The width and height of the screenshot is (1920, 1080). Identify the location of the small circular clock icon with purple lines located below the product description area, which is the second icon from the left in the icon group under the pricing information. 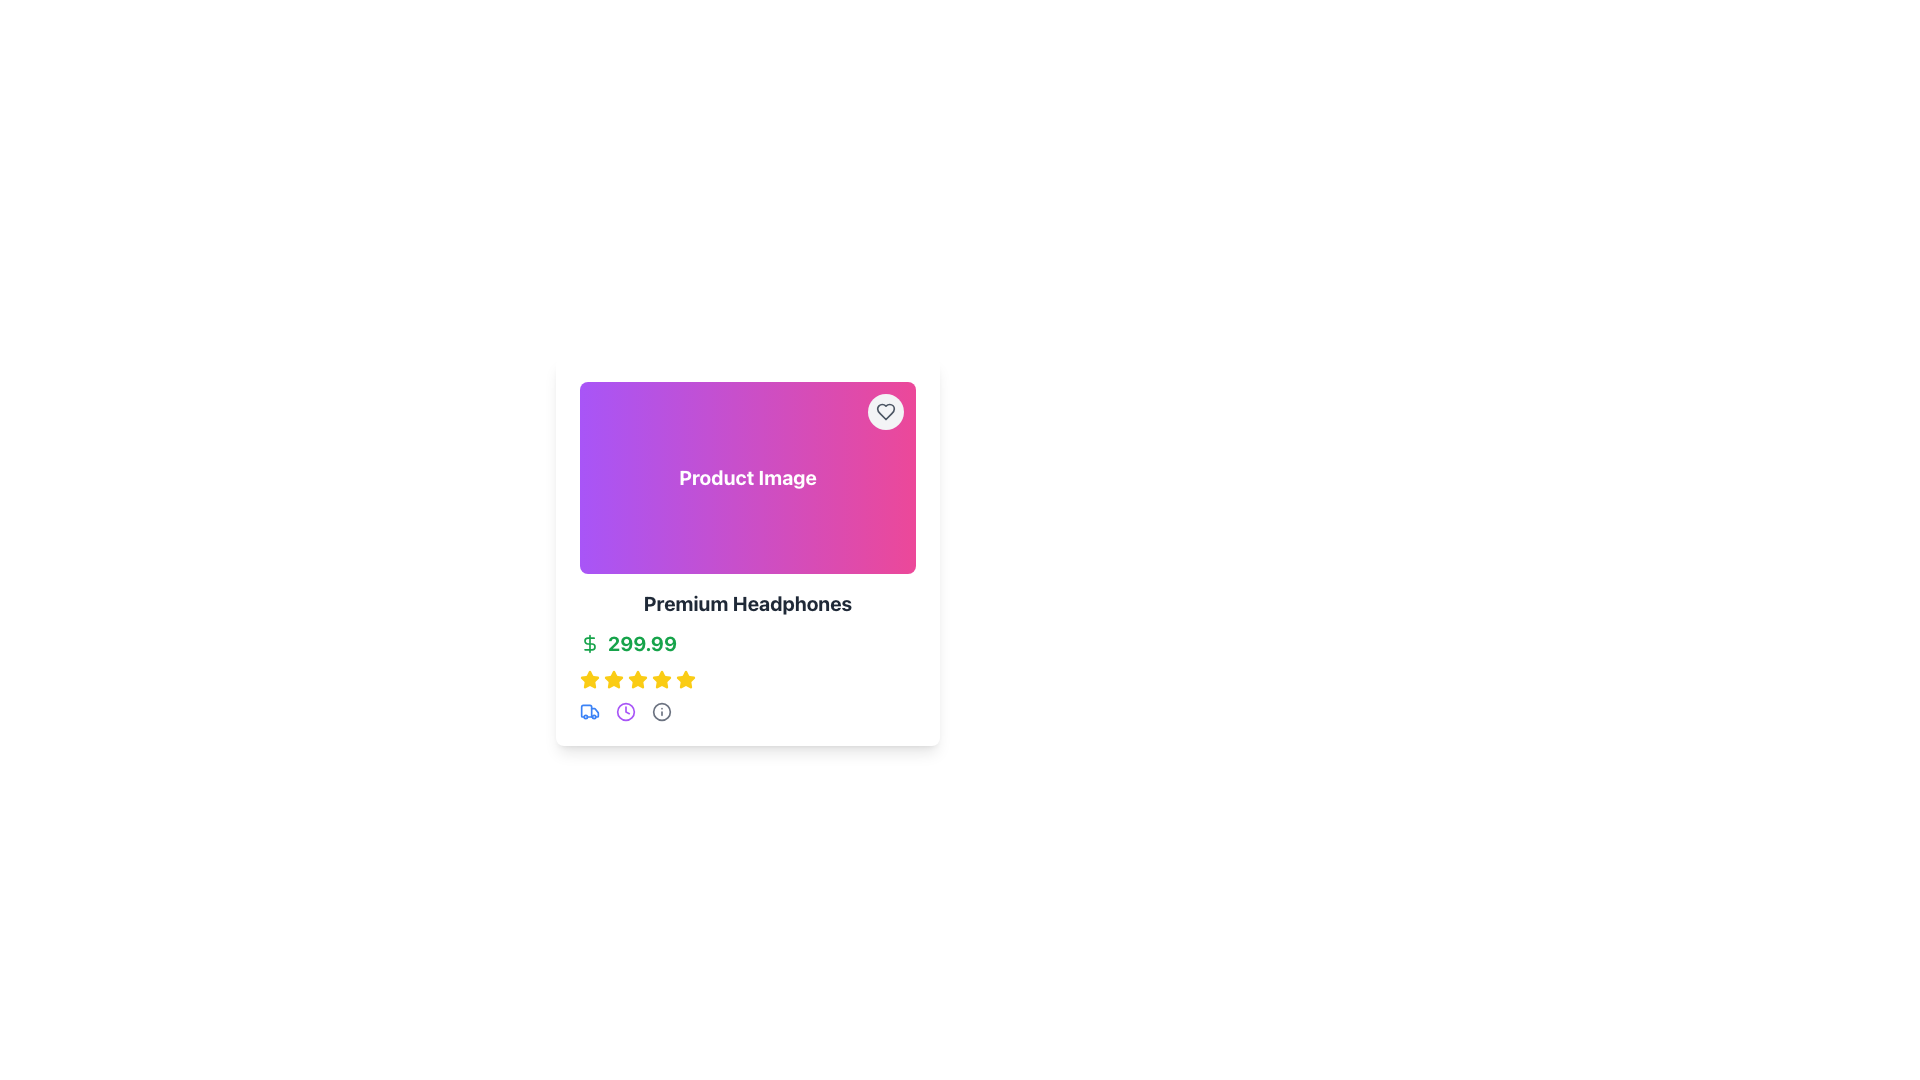
(624, 711).